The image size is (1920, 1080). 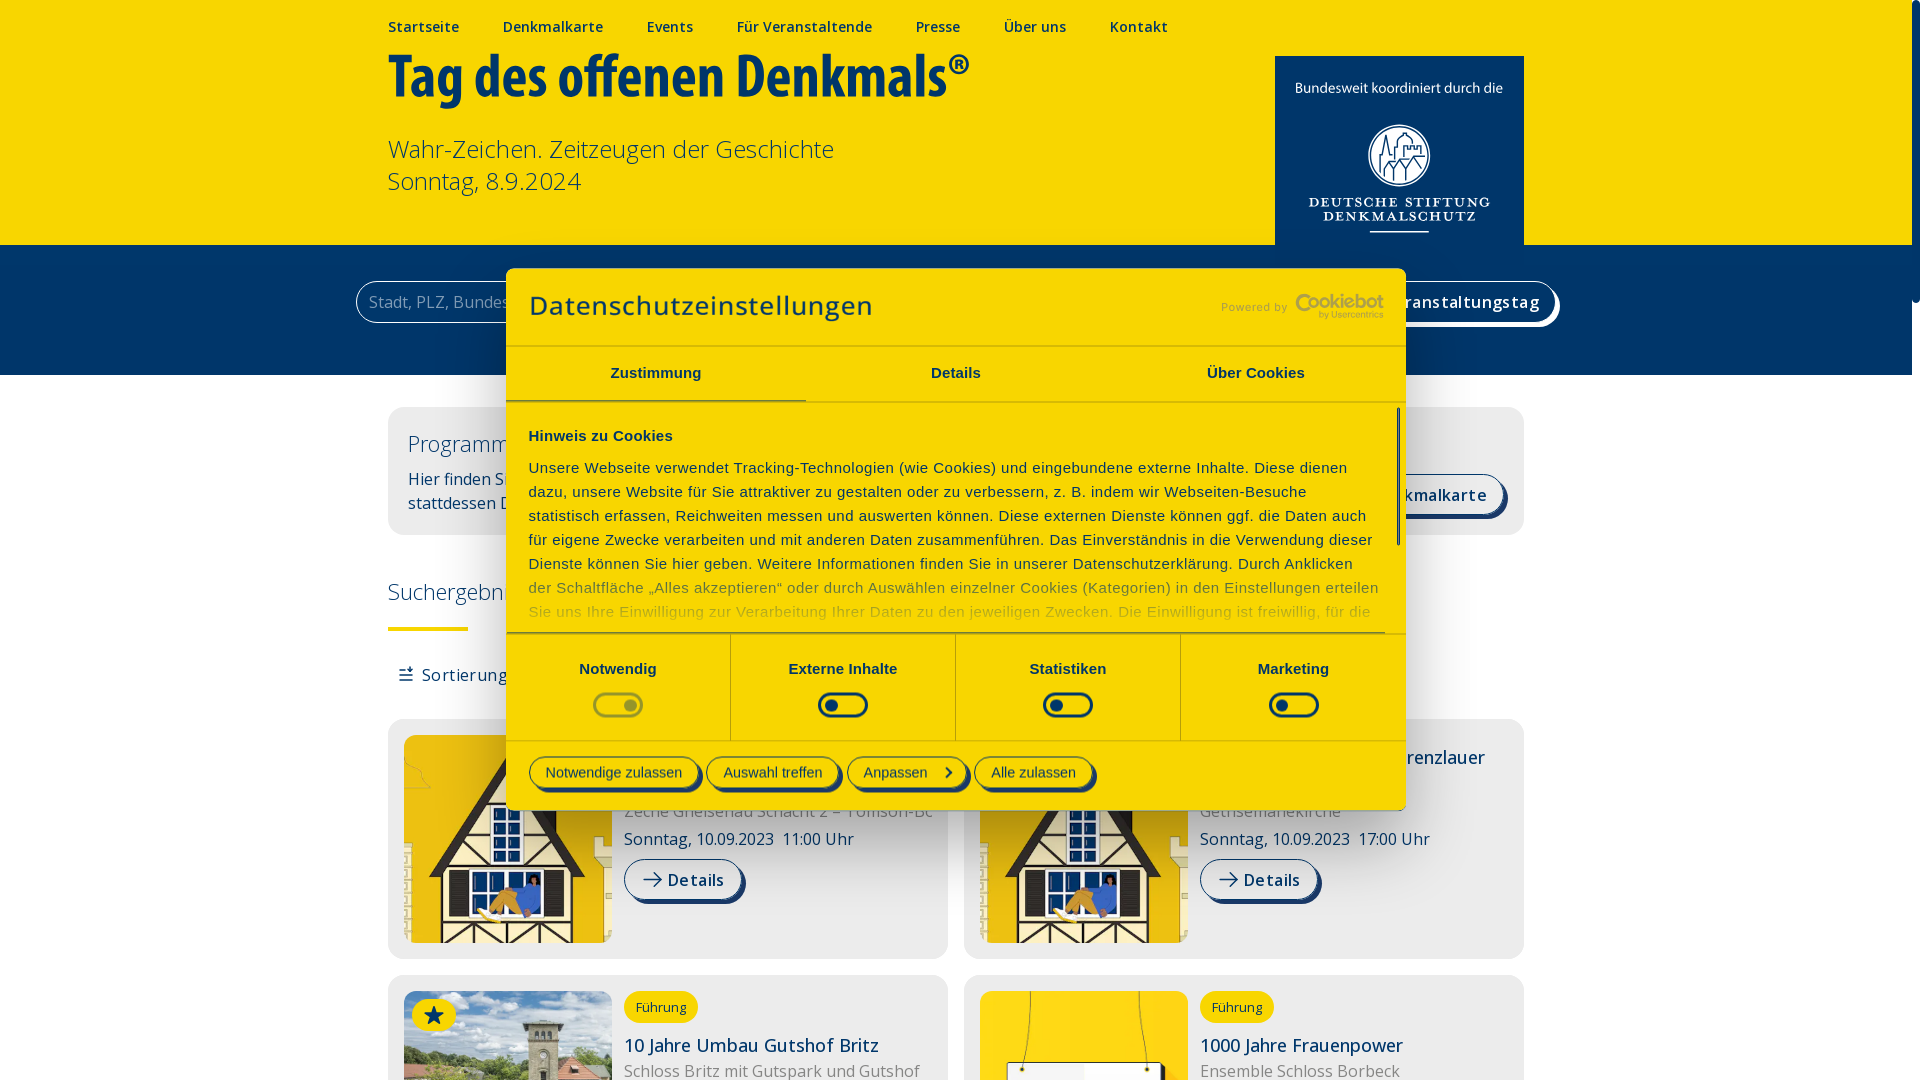 I want to click on 'Kontakt', so click(x=1108, y=26).